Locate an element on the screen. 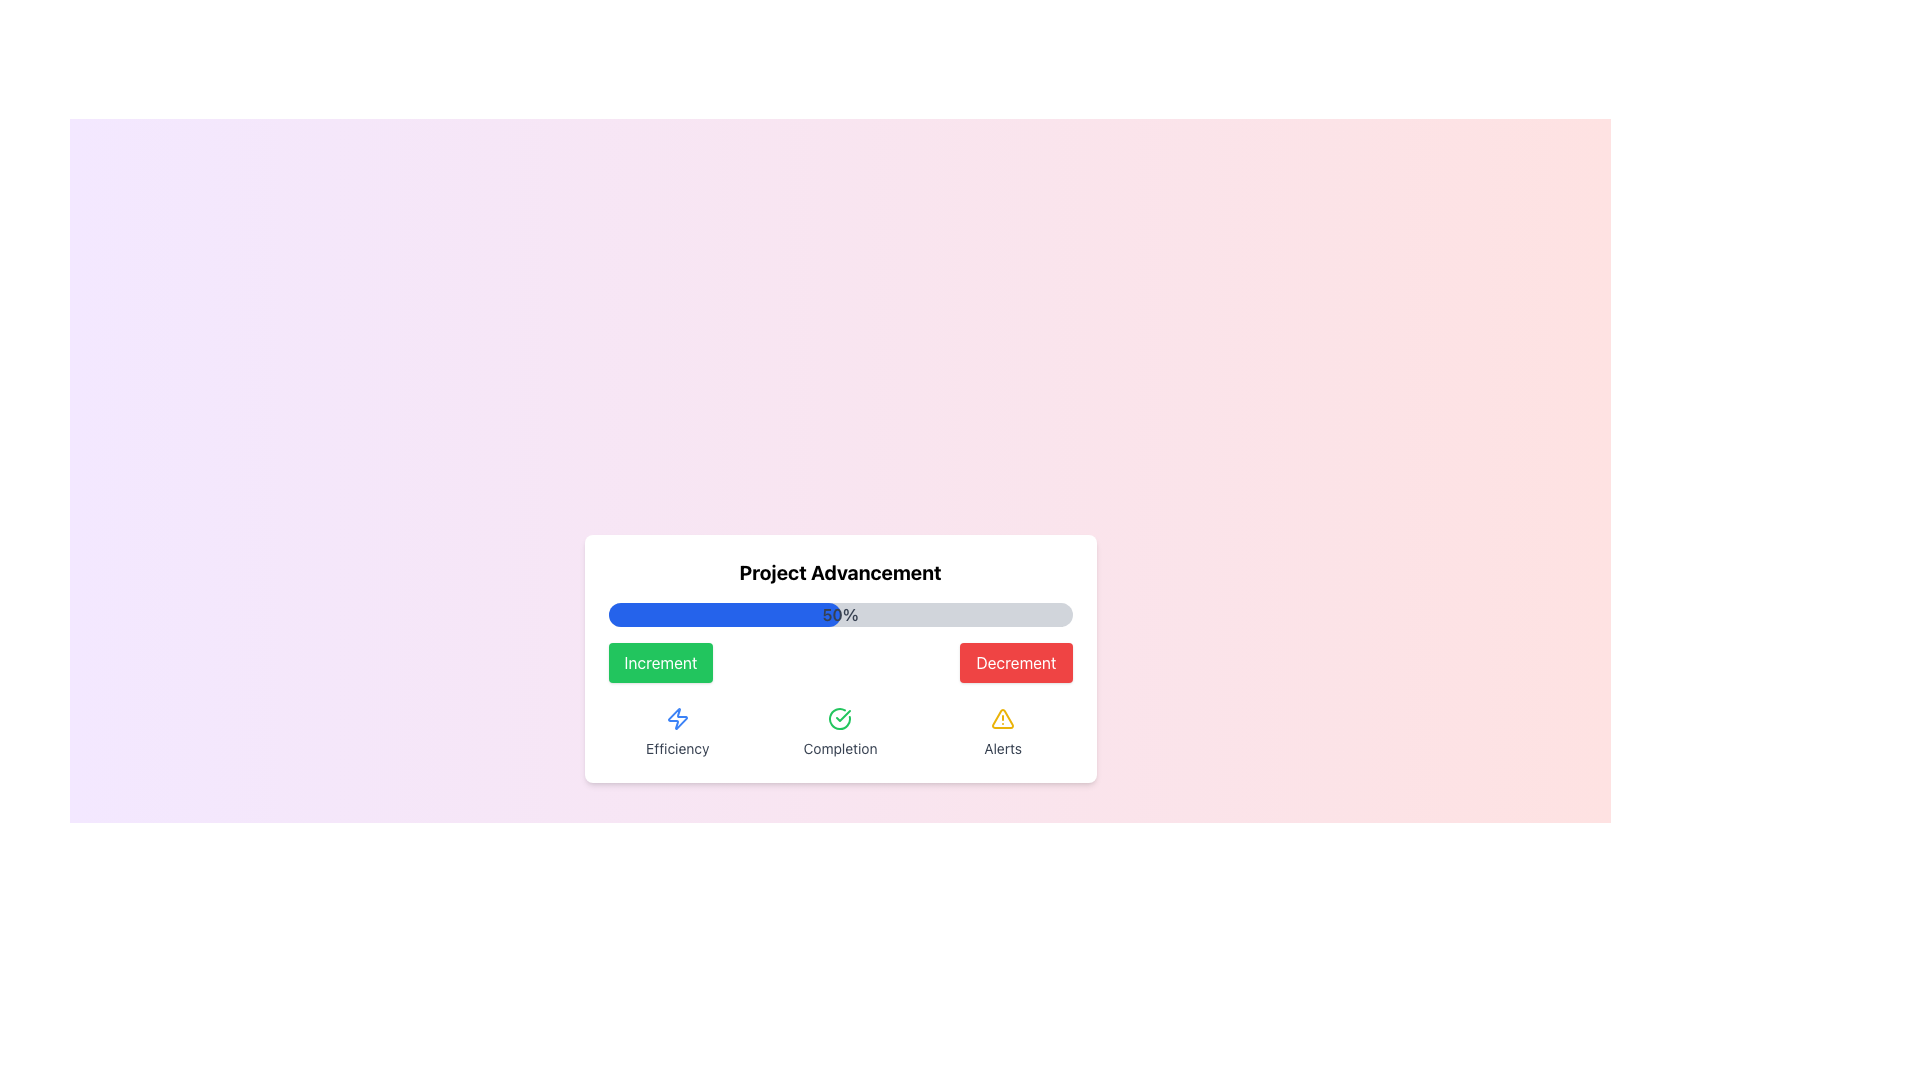 The width and height of the screenshot is (1920, 1080). the 'Efficiency' icon located at the bottom row of features in the lower section of the interface is located at coordinates (677, 717).